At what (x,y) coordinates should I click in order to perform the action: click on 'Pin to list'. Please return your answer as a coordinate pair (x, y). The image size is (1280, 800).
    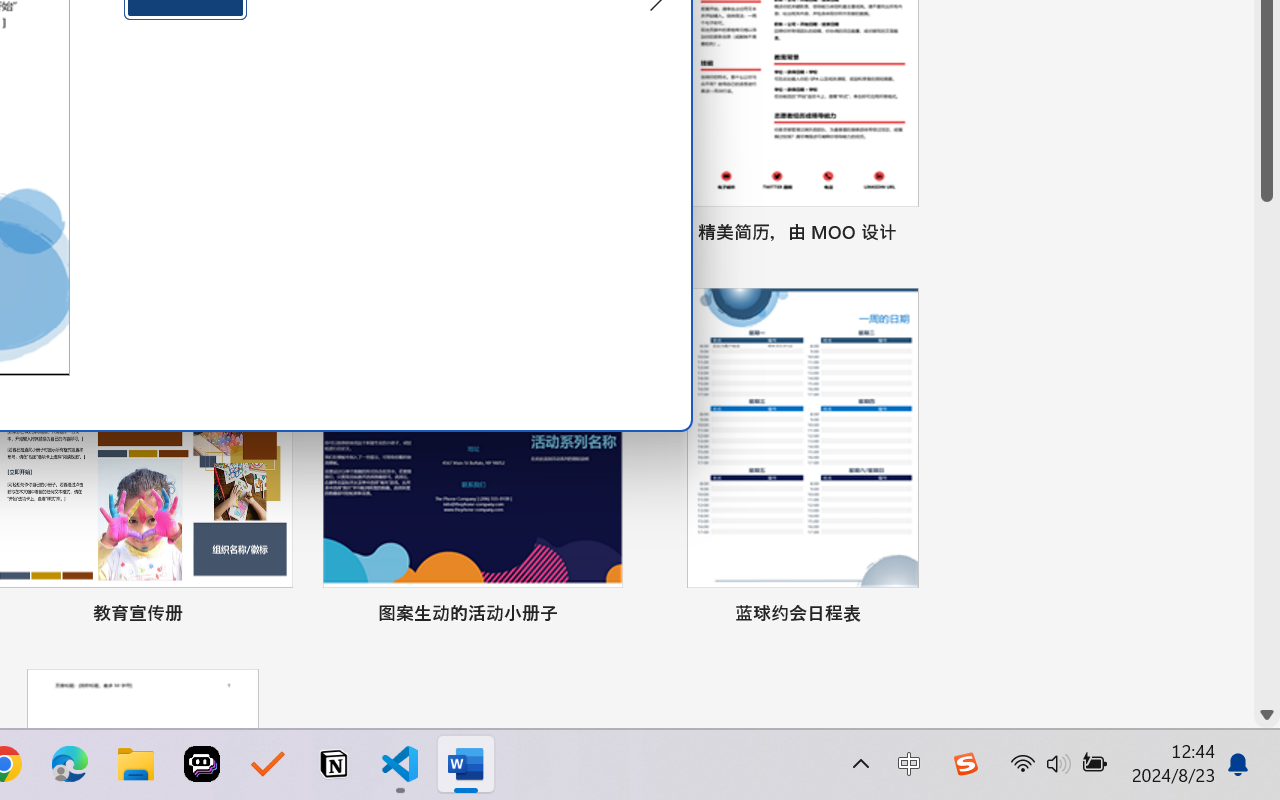
    Looking at the image, I should click on (933, 616).